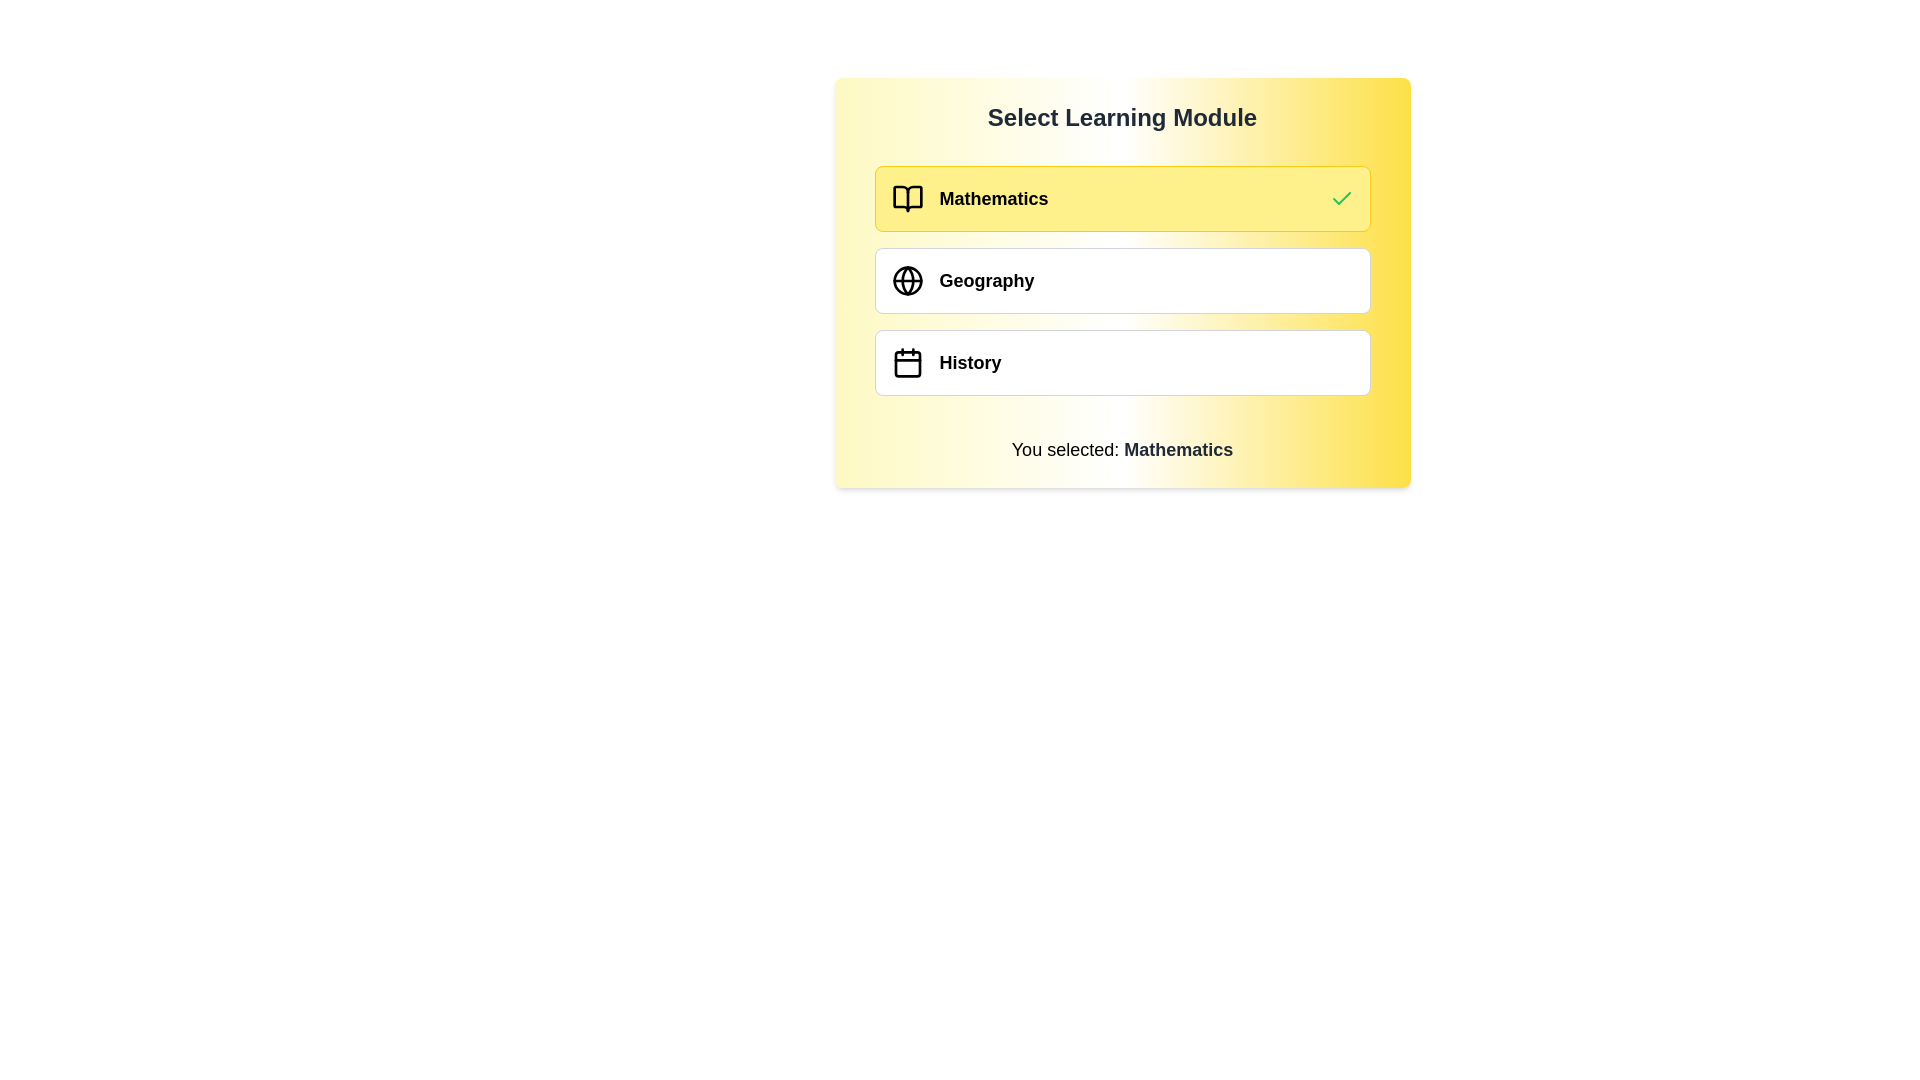 The height and width of the screenshot is (1080, 1920). I want to click on the text that indicates the user's current selection, located in the phrase "You selected" at the bottom of the module, so click(1178, 450).